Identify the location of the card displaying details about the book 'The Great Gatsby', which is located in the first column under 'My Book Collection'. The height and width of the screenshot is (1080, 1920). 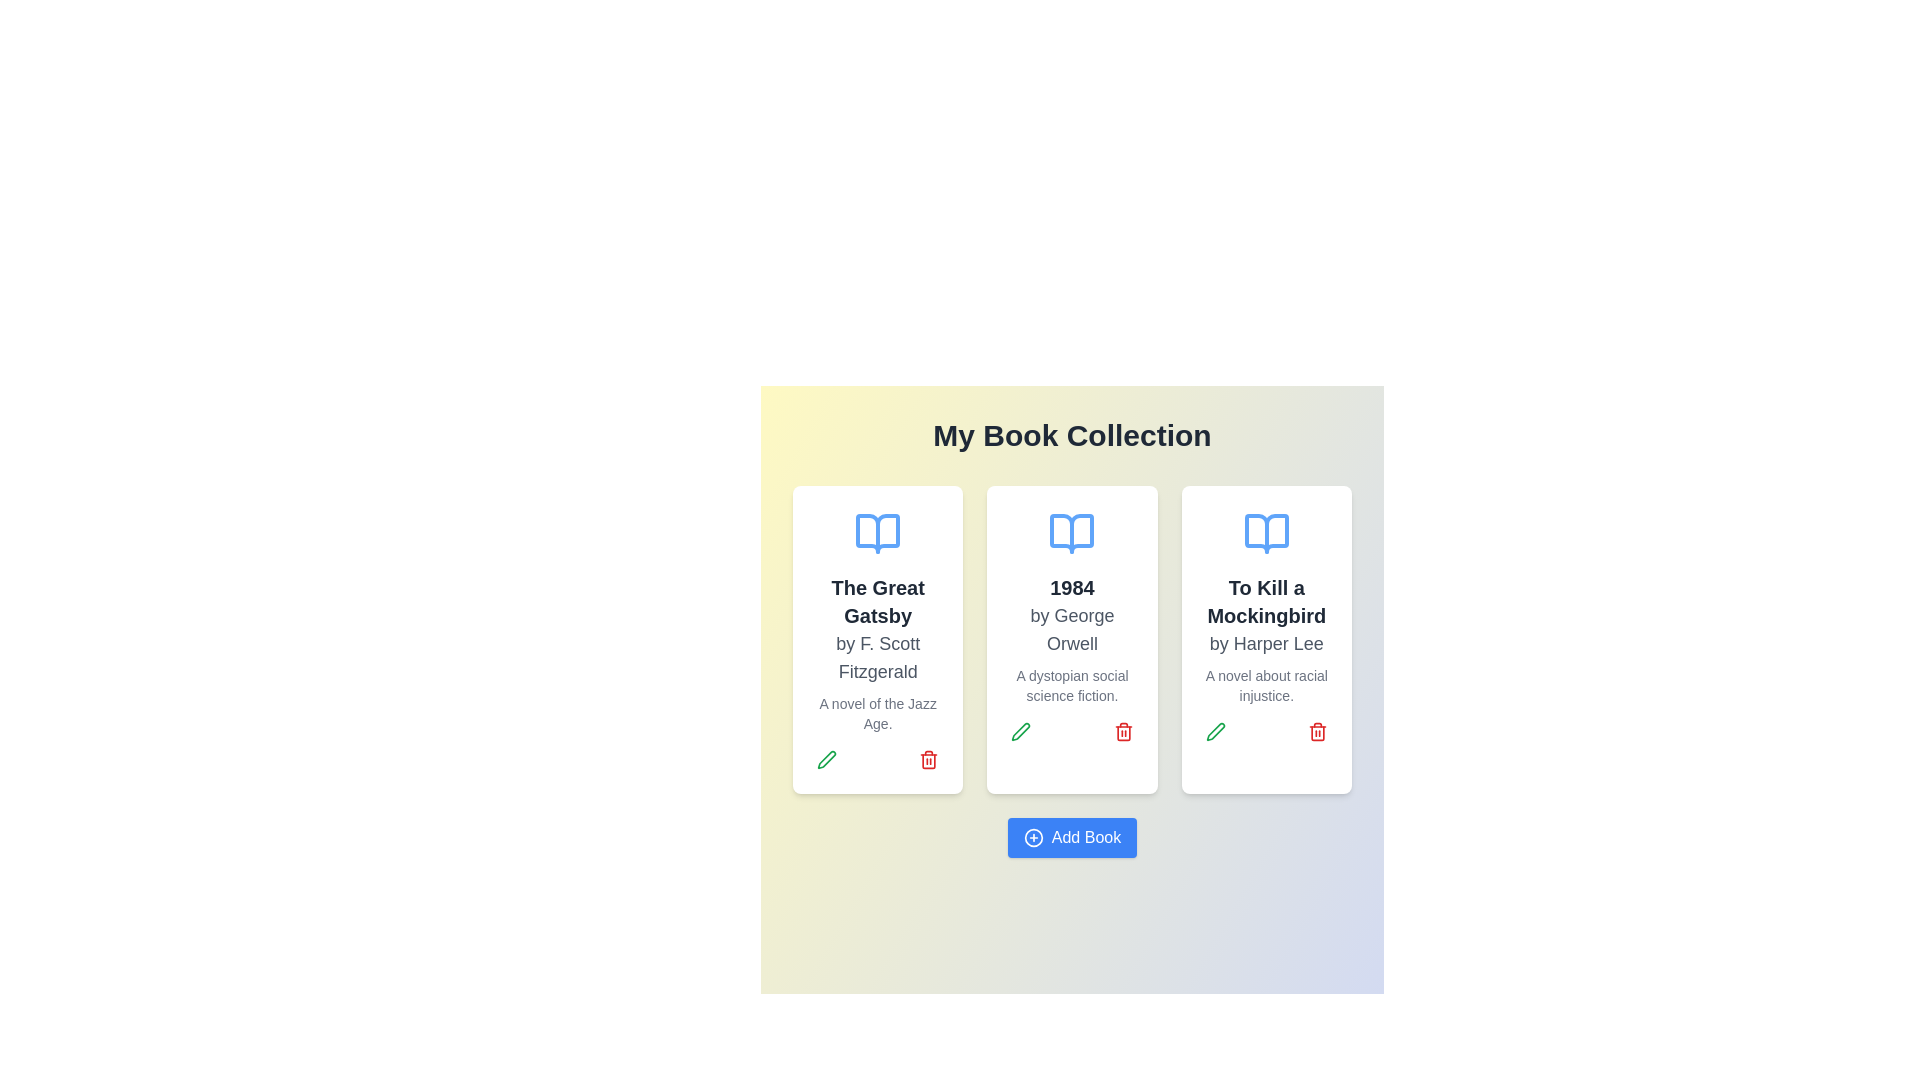
(878, 640).